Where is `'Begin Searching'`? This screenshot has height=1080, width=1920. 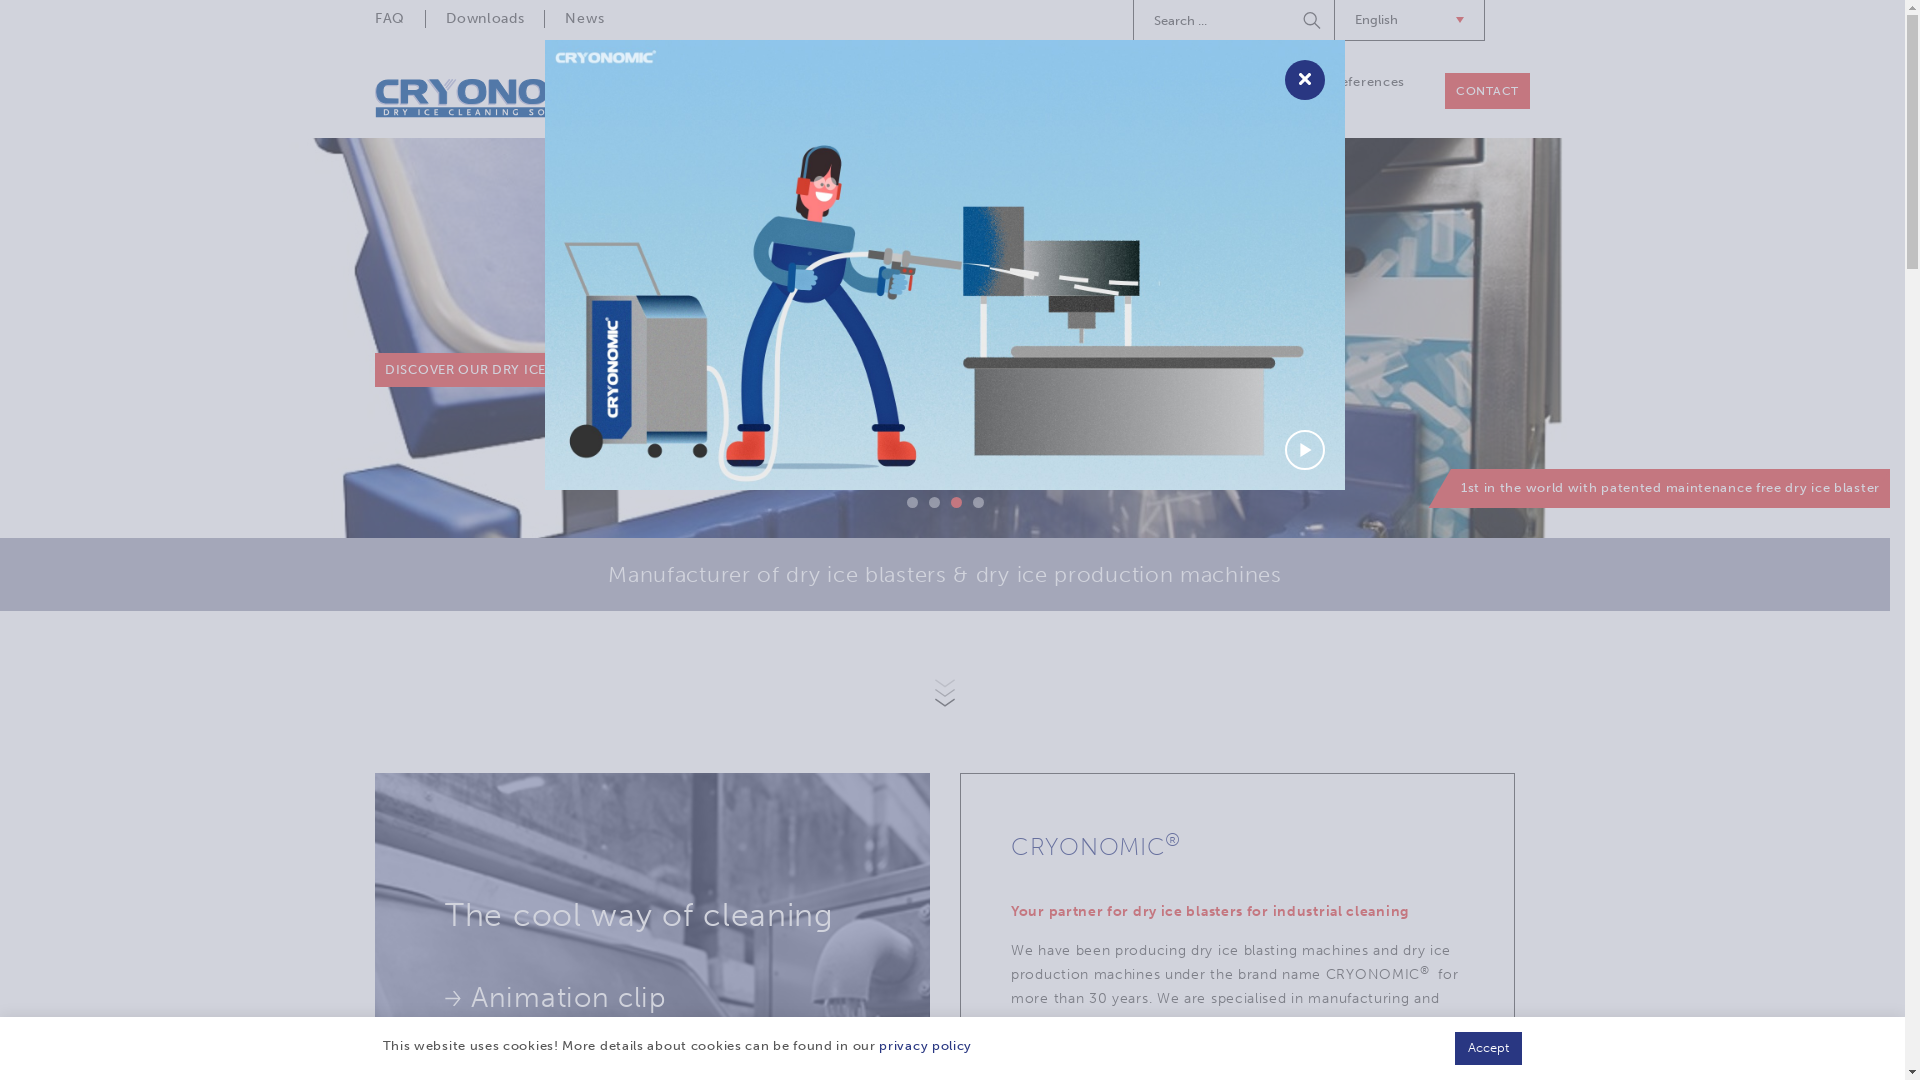 'Begin Searching' is located at coordinates (1294, 19).